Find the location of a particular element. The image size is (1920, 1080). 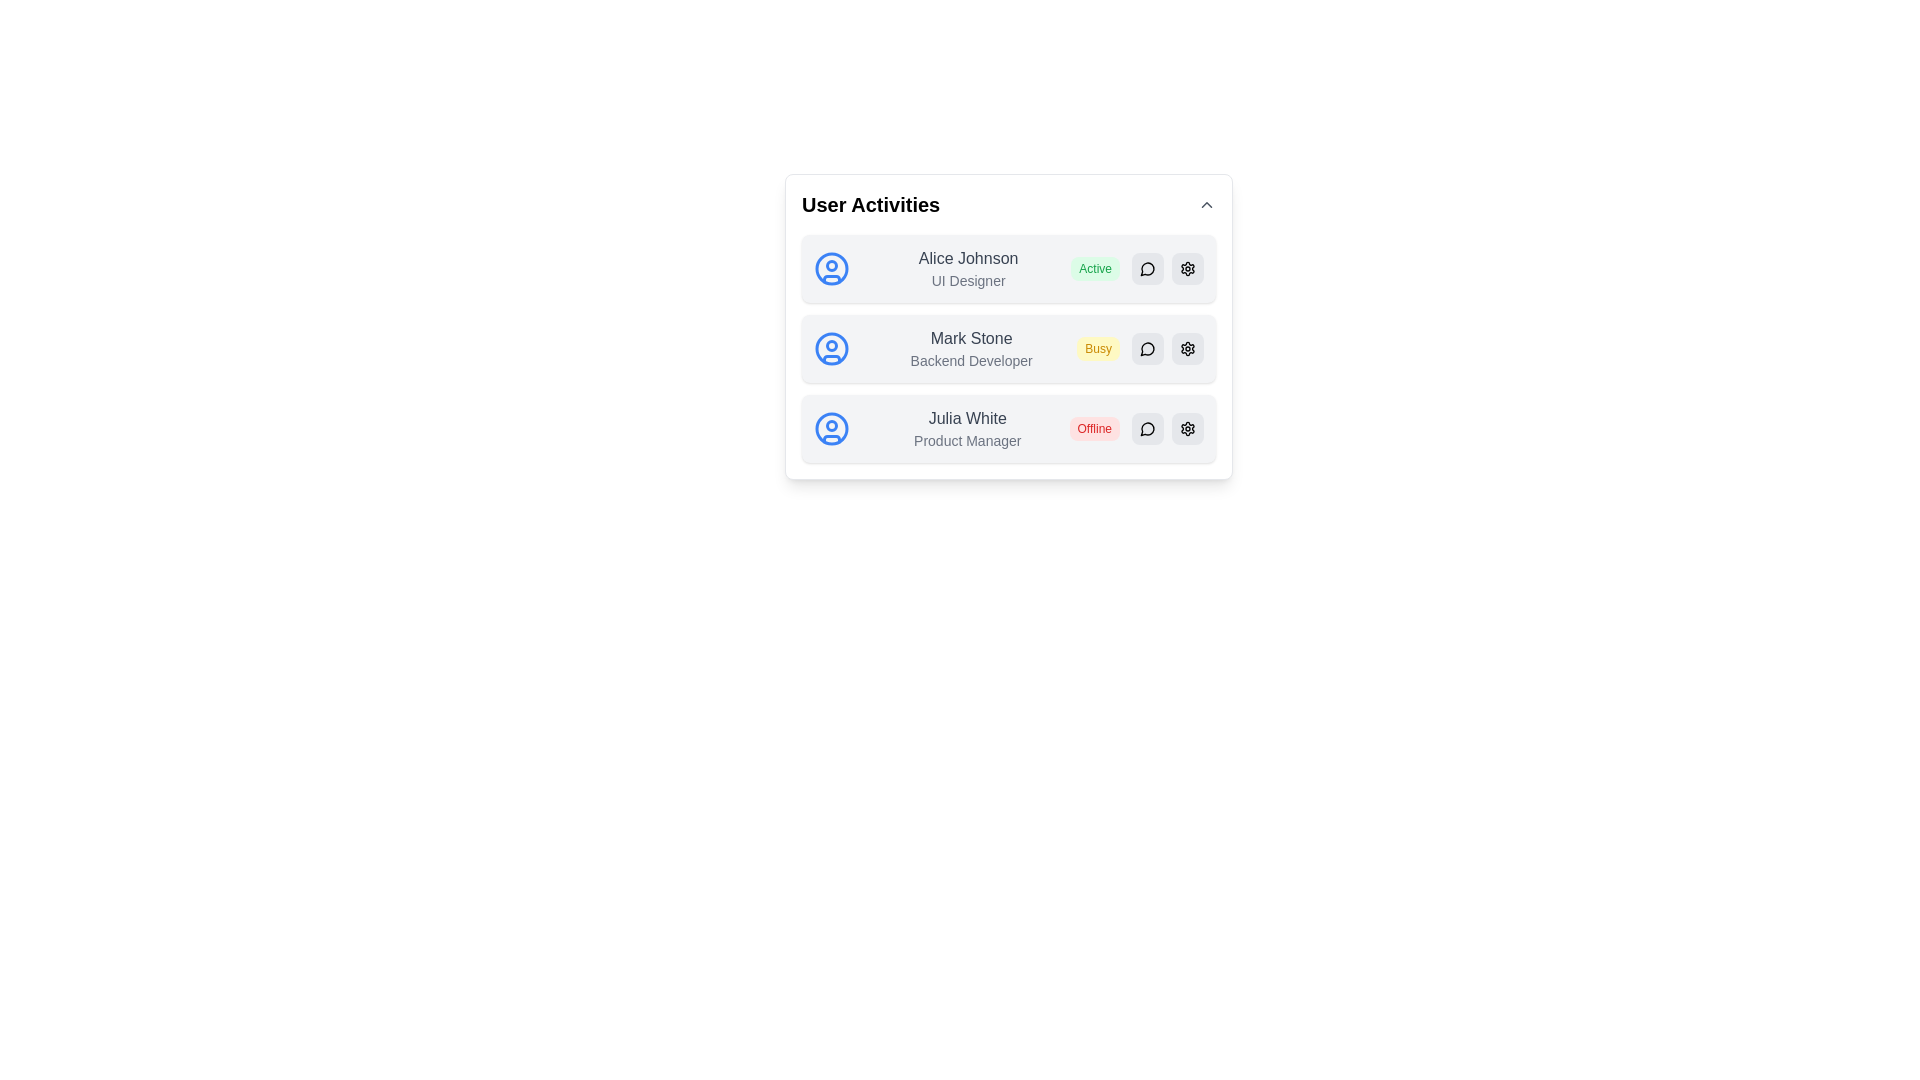

the user's name 'Julia White' in the user profile card is located at coordinates (1008, 427).